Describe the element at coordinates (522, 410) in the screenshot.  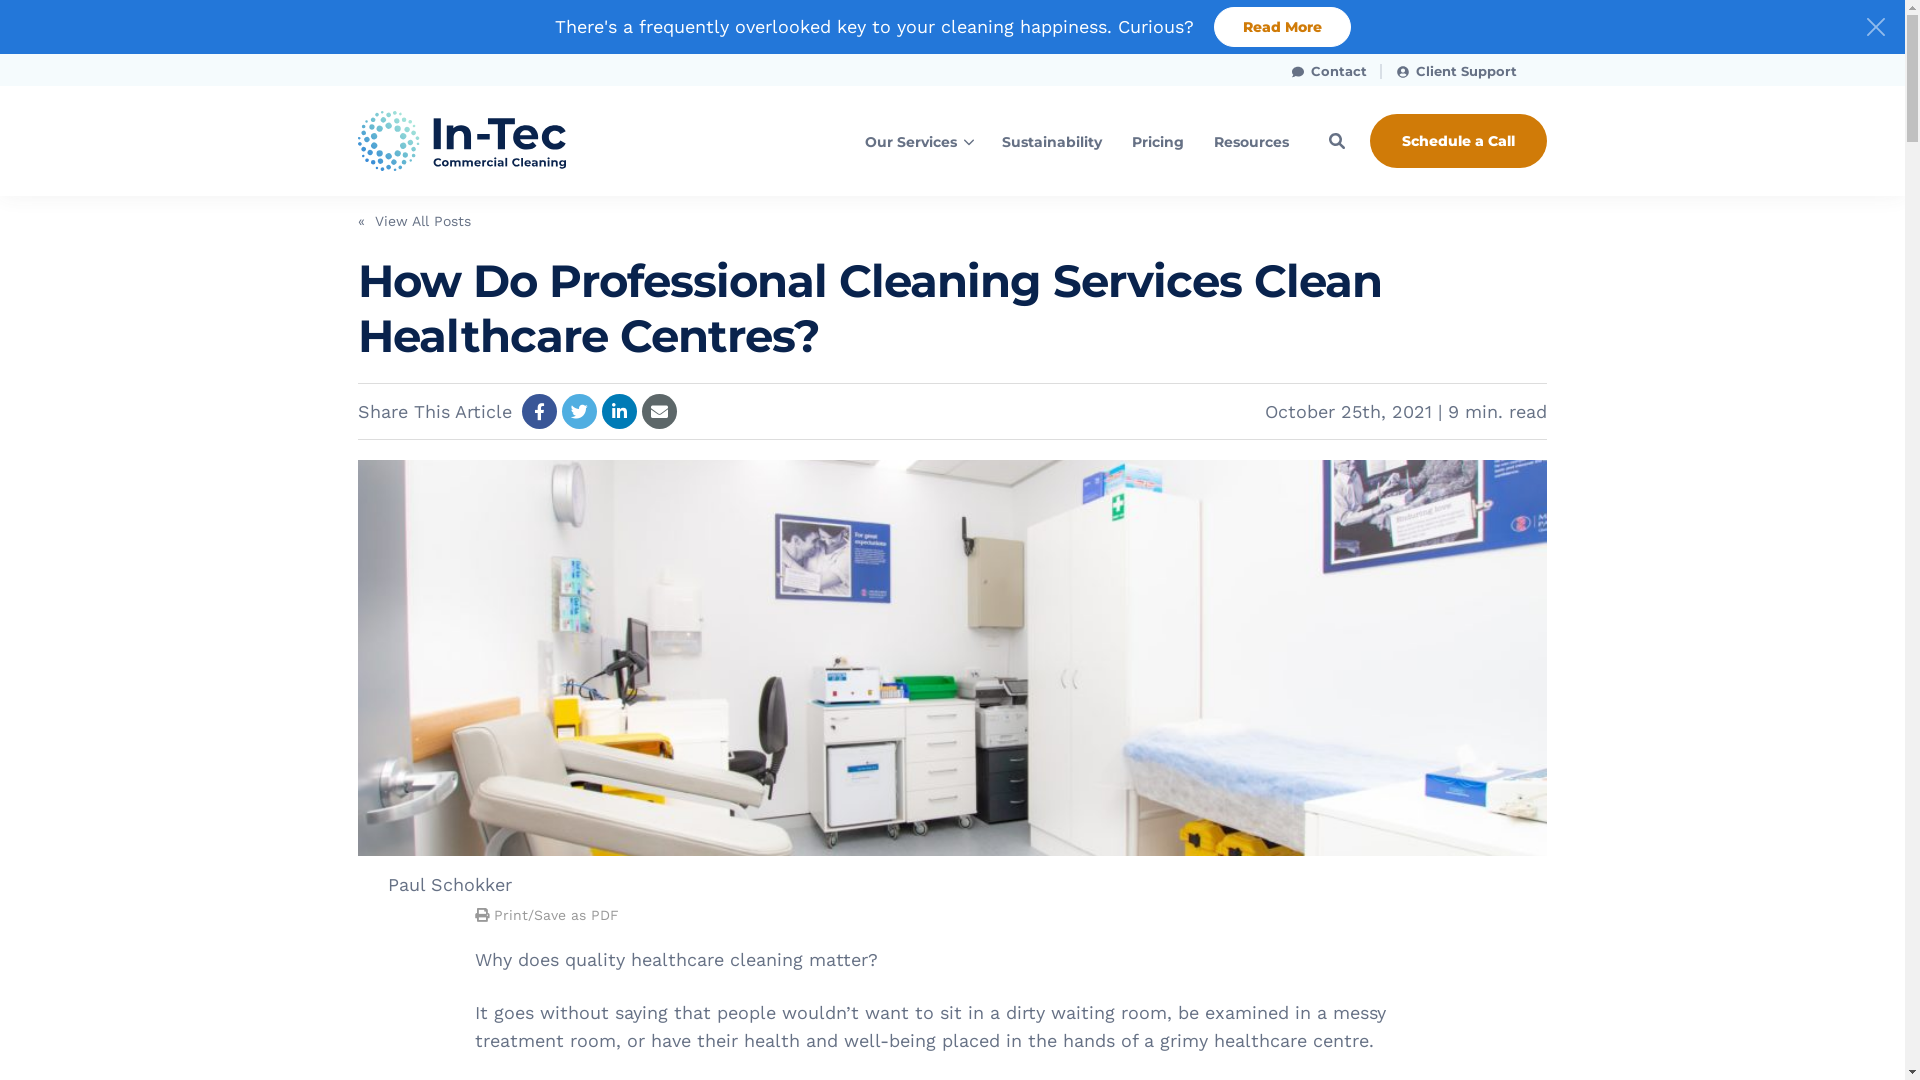
I see `'Share on Facebook'` at that location.